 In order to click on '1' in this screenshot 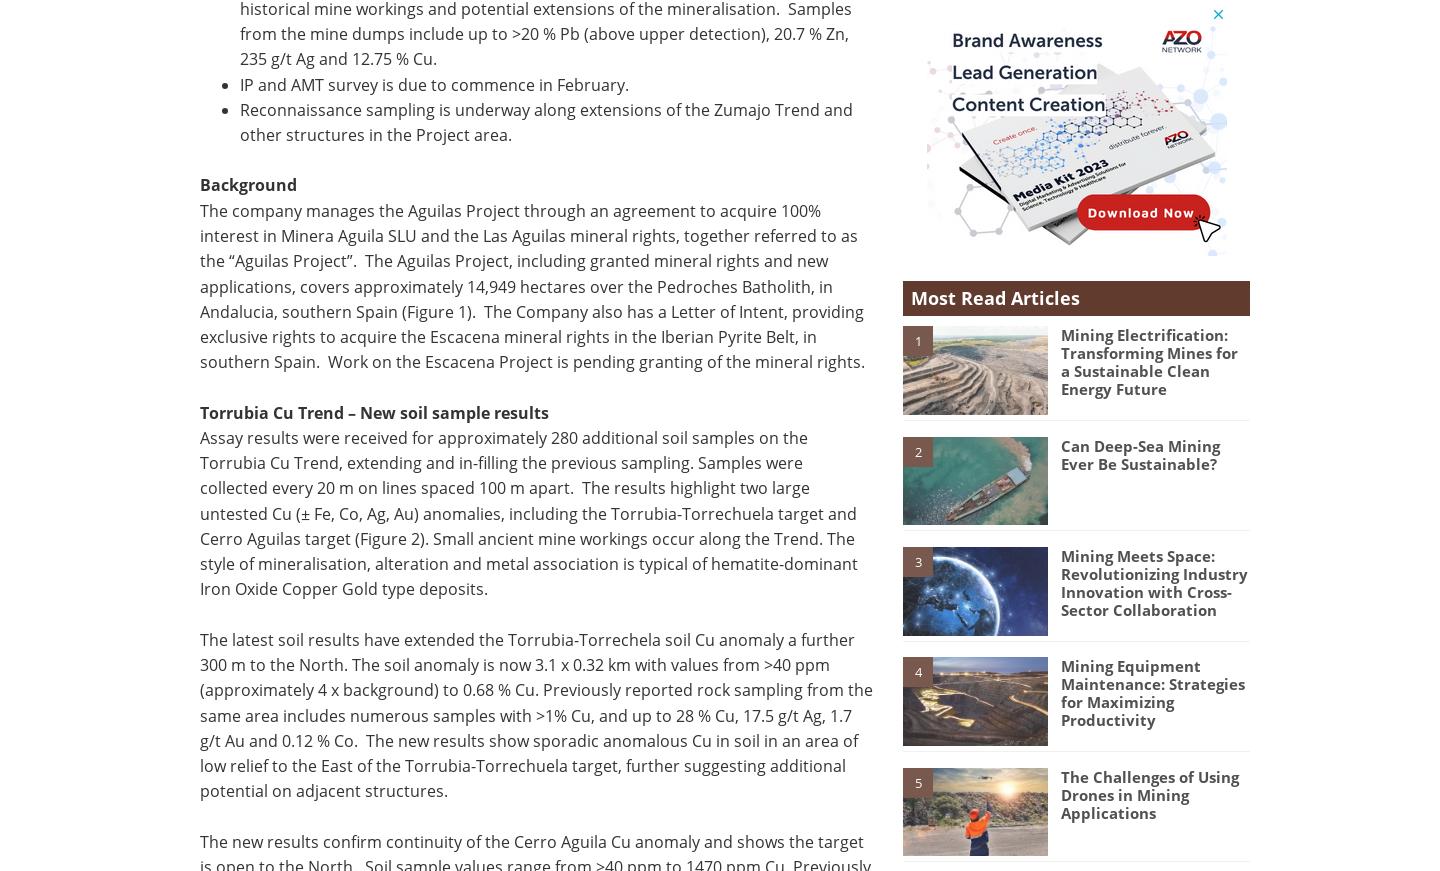, I will do `click(913, 339)`.